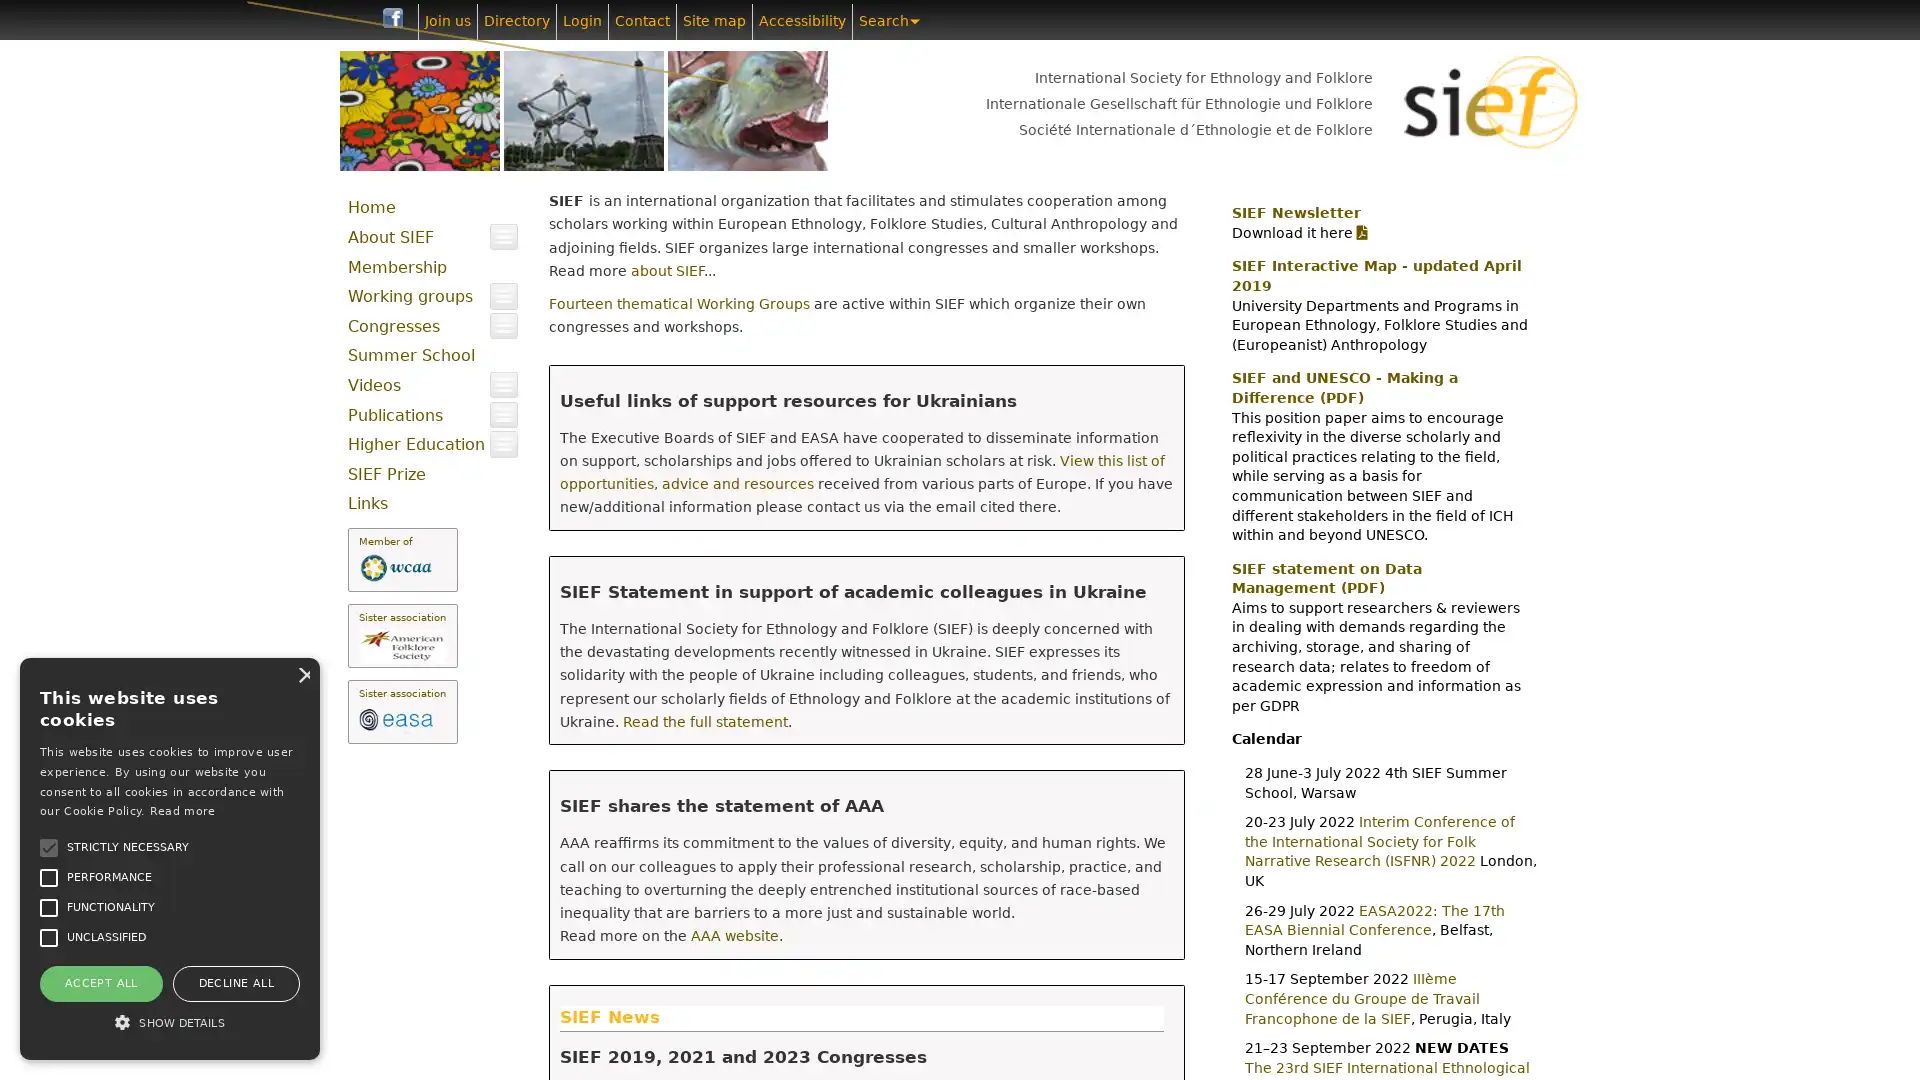 The height and width of the screenshot is (1080, 1920). Describe the element at coordinates (99, 982) in the screenshot. I see `ACCEPT ALL` at that location.